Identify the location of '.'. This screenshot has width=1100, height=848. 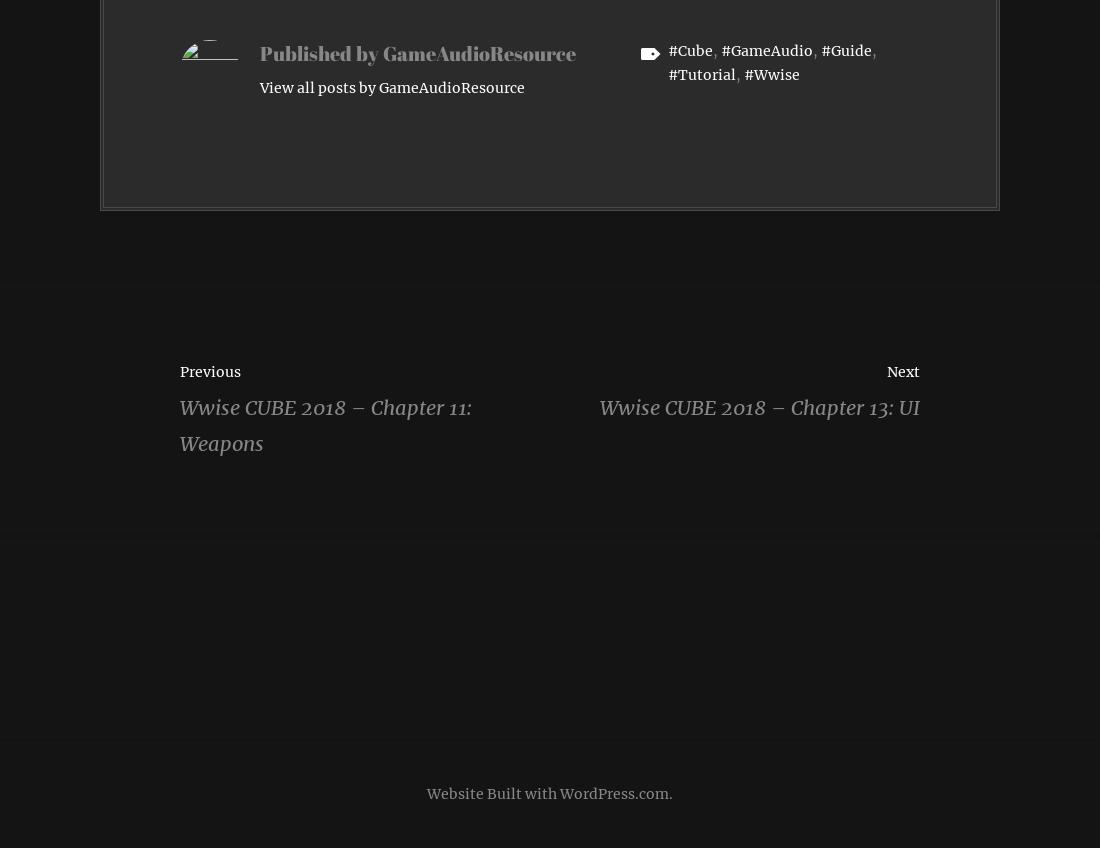
(671, 792).